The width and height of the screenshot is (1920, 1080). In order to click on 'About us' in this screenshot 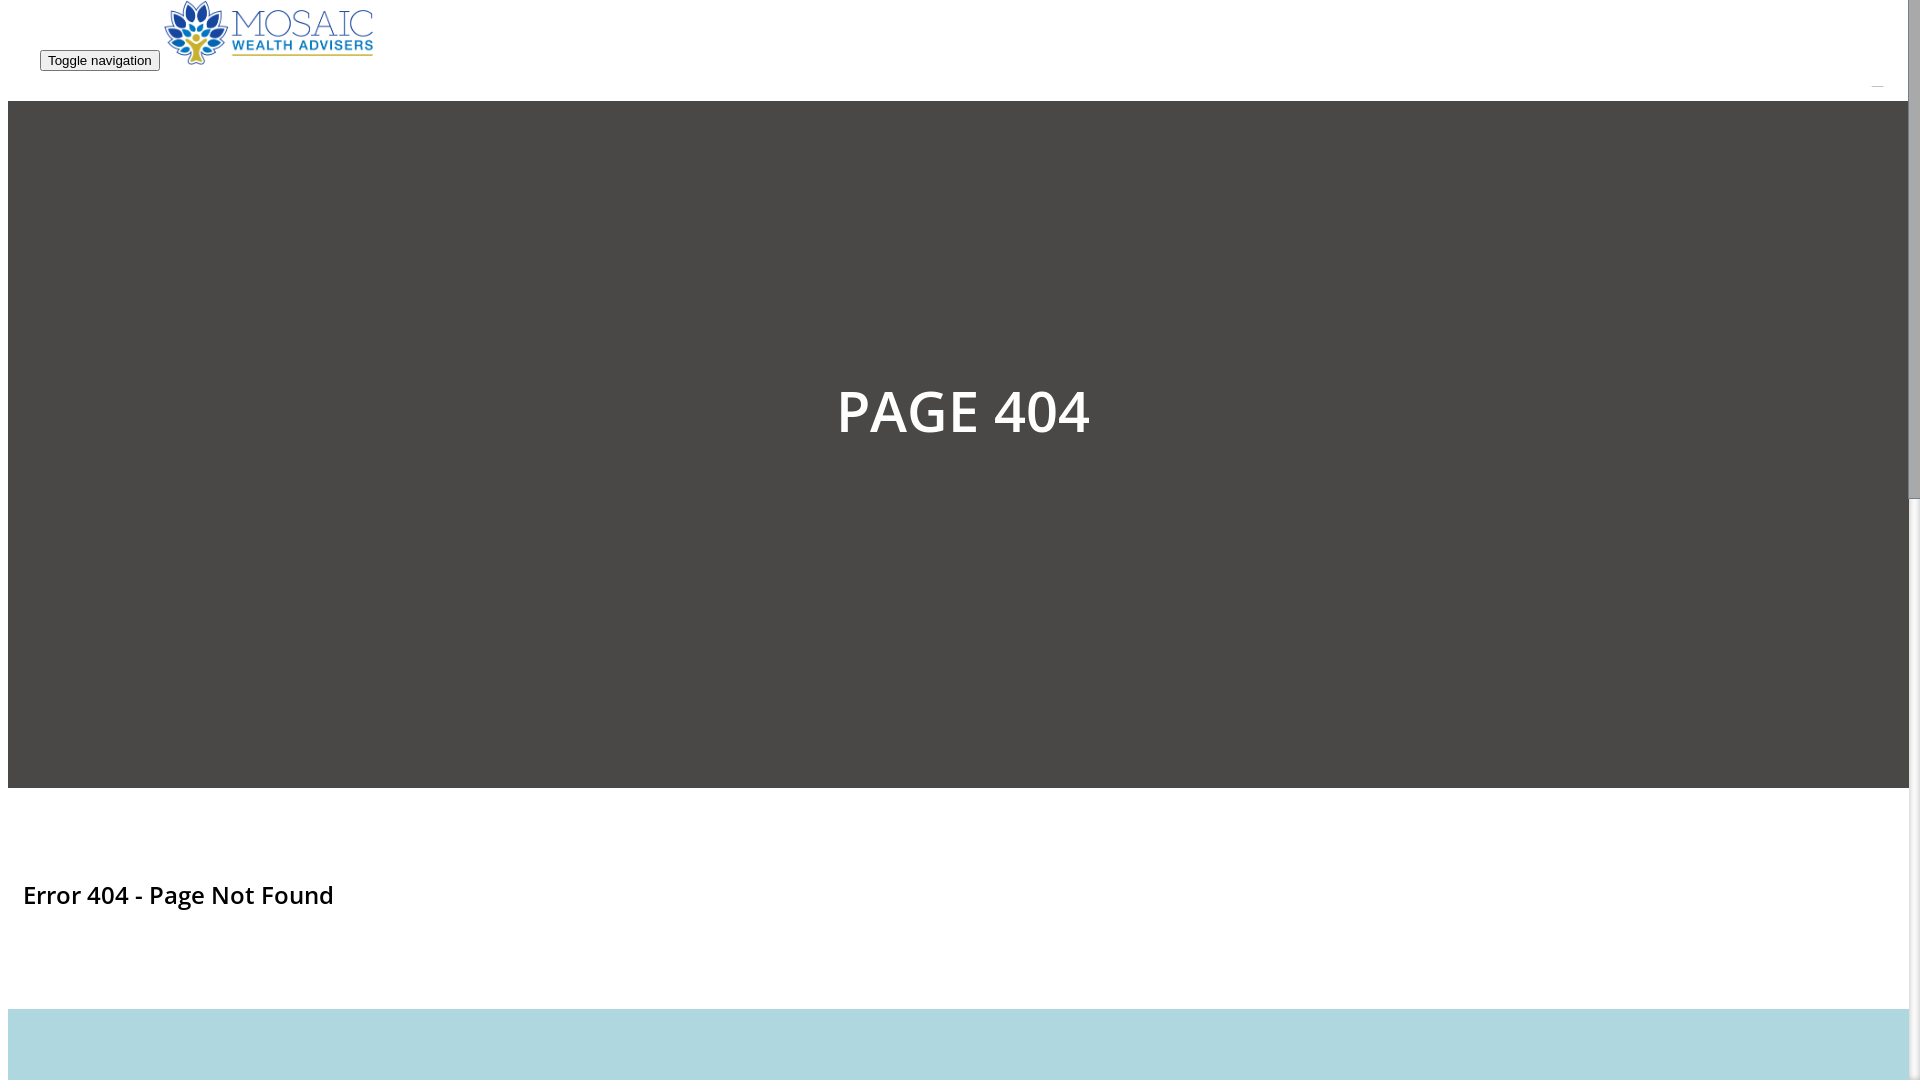, I will do `click(1470, 427)`.